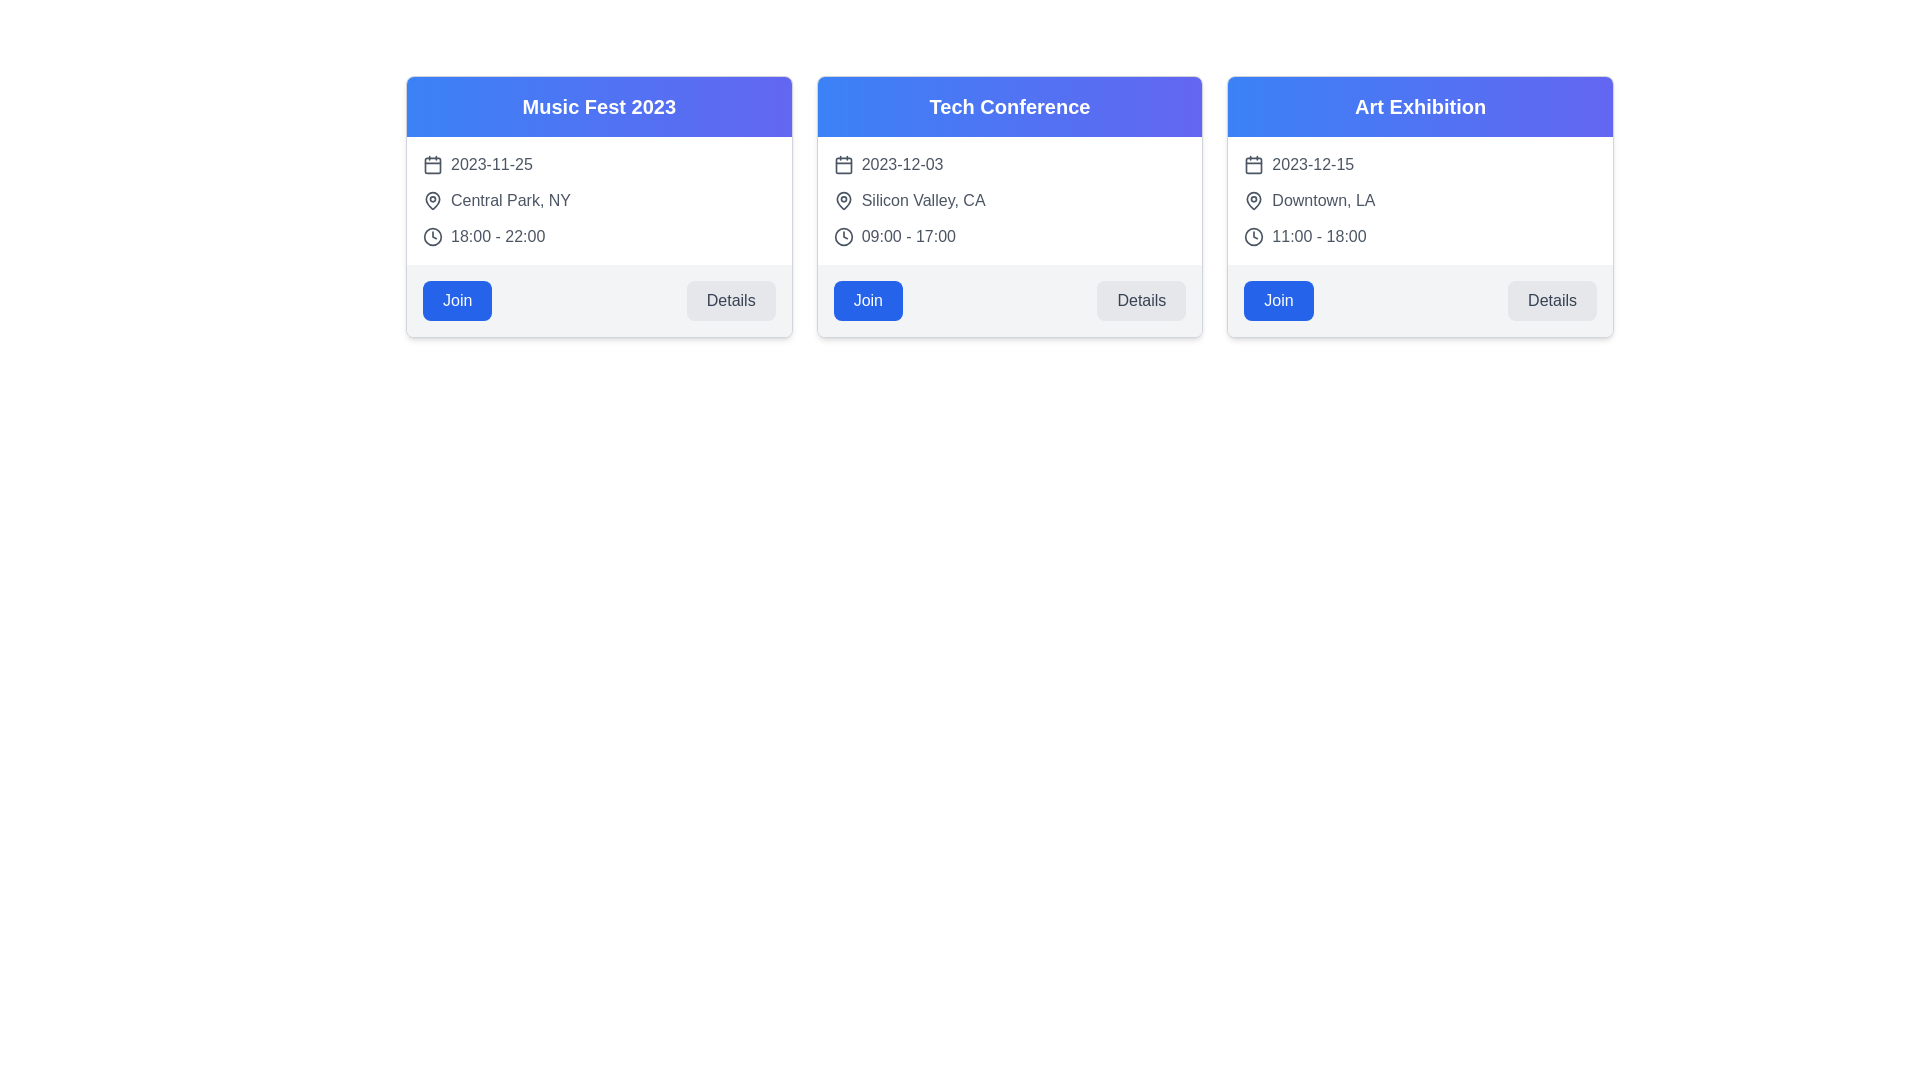 The image size is (1920, 1080). Describe the element at coordinates (1253, 235) in the screenshot. I see `the clock icon located in the 'Art Exhibition' card, positioned to the left of the time range text '11:00 - 18:00'` at that location.